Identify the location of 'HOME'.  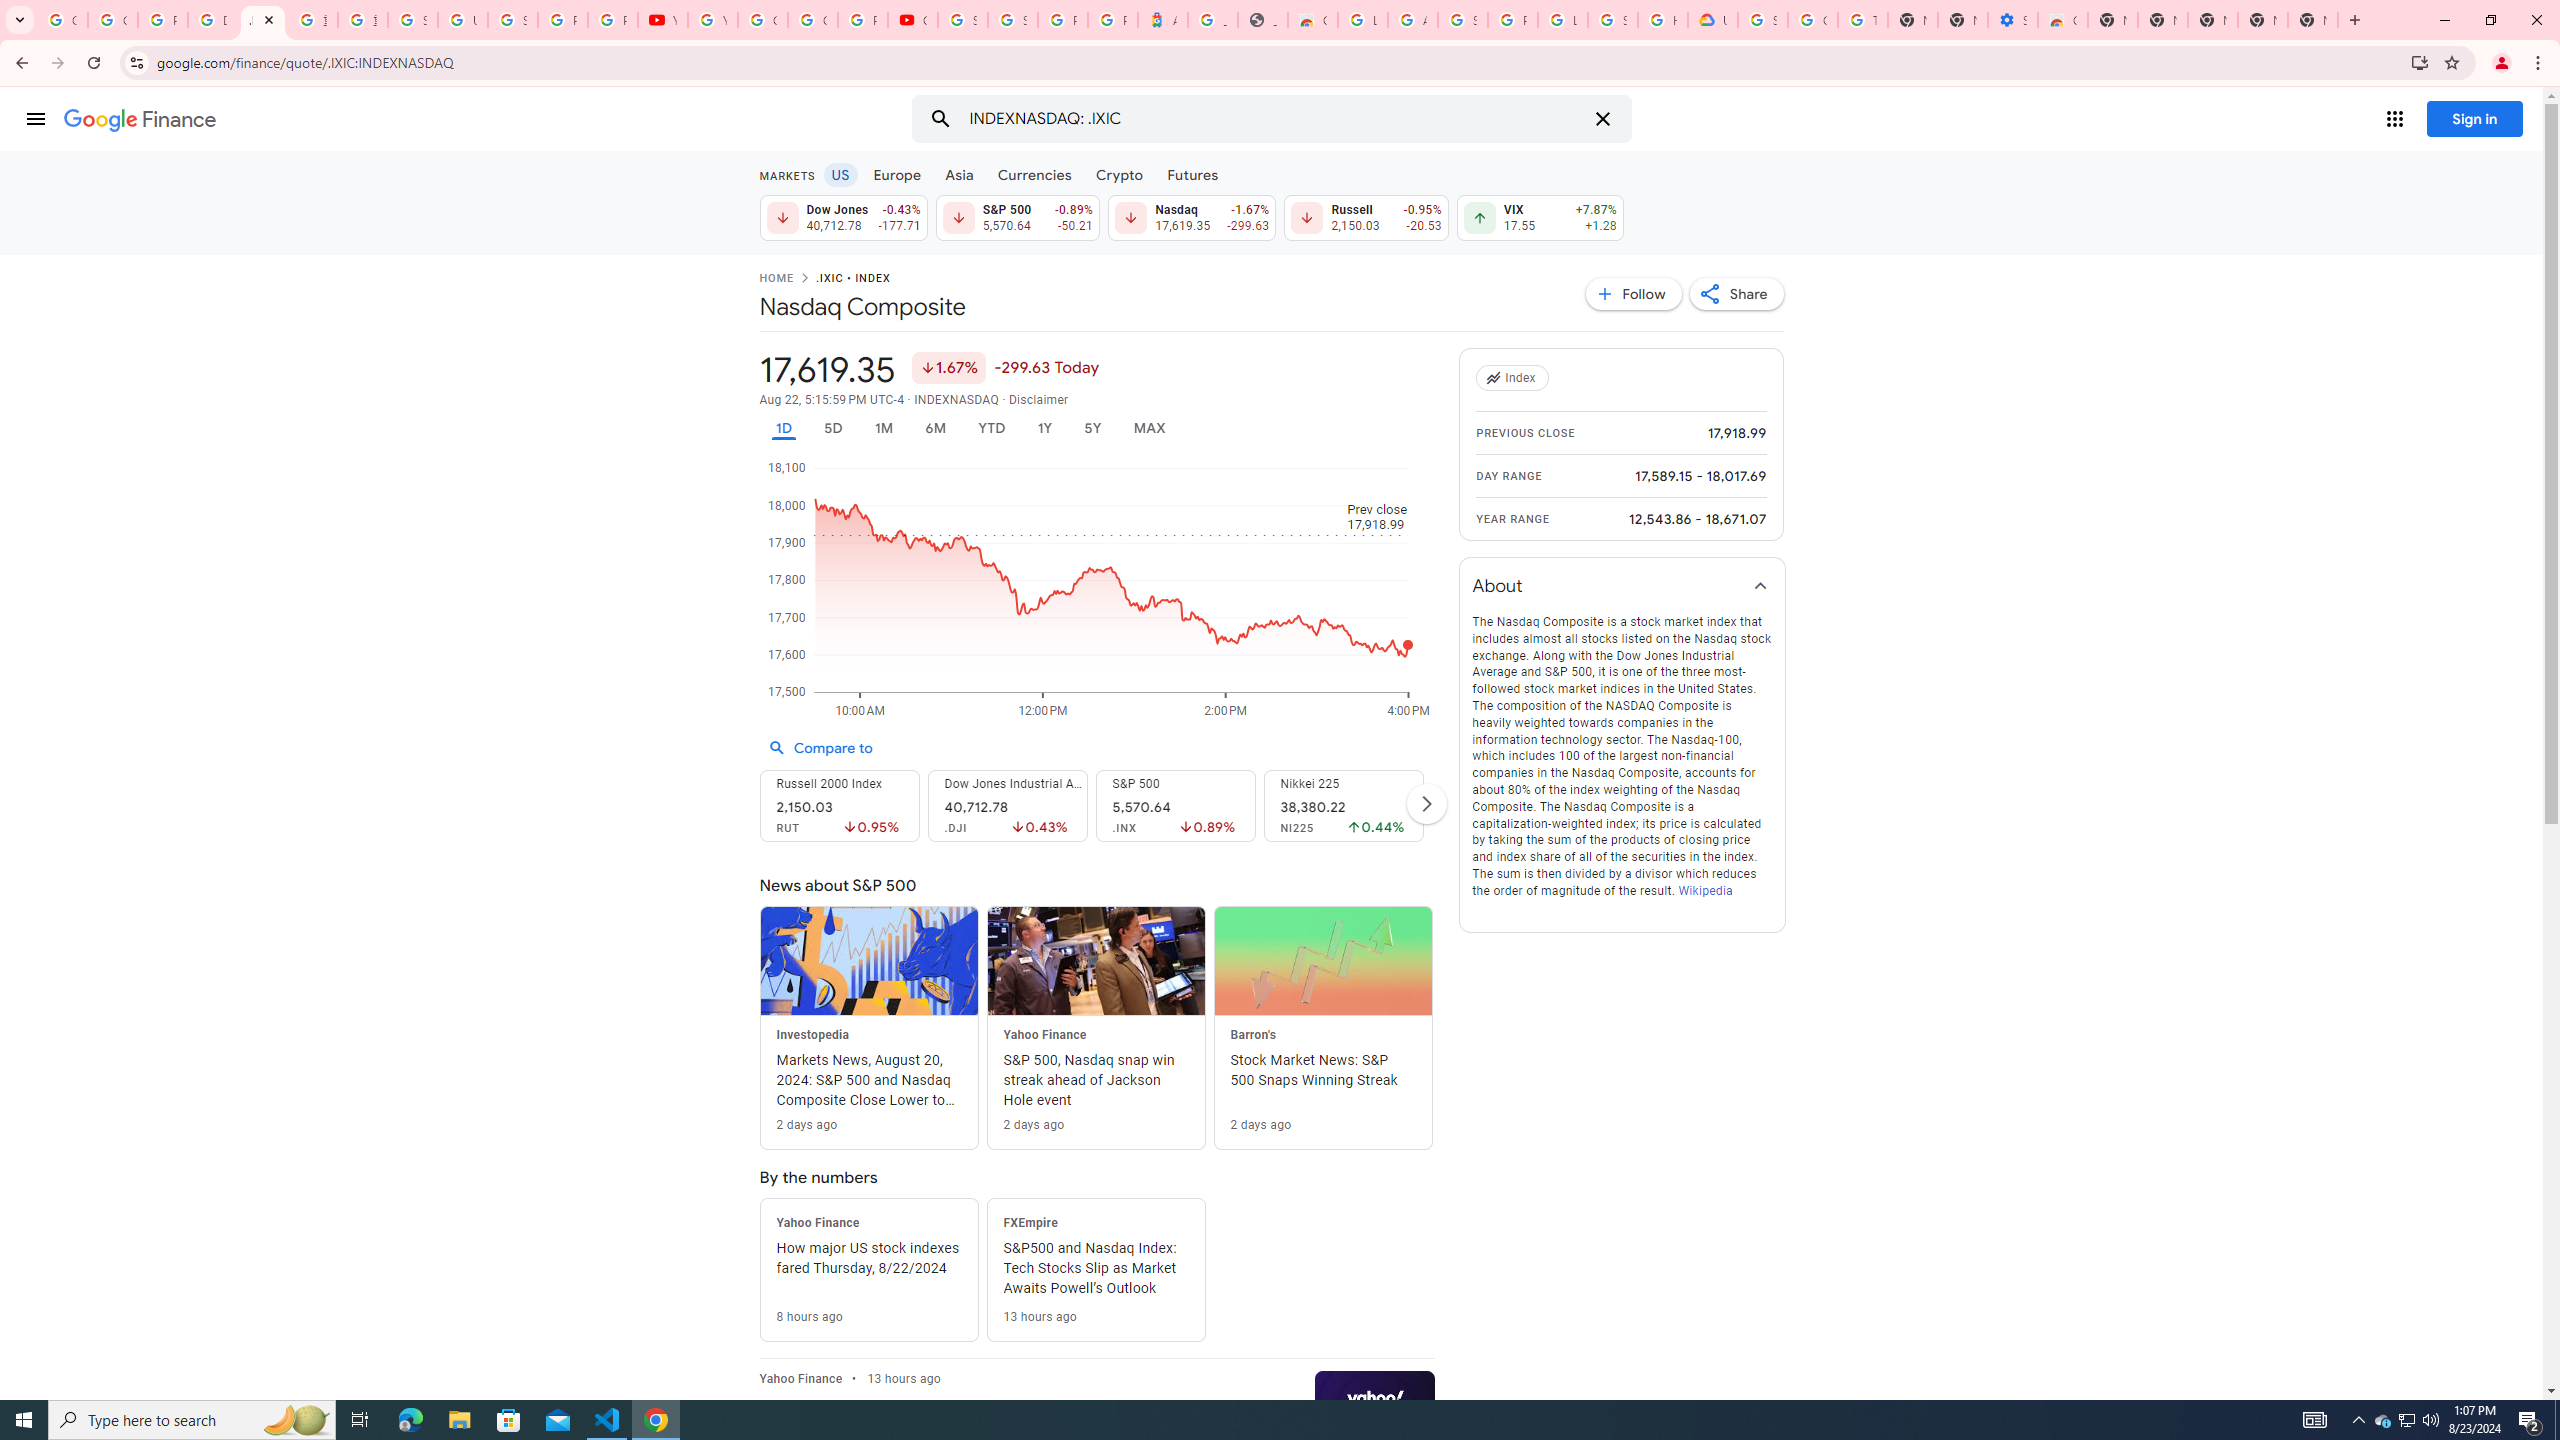
(774, 279).